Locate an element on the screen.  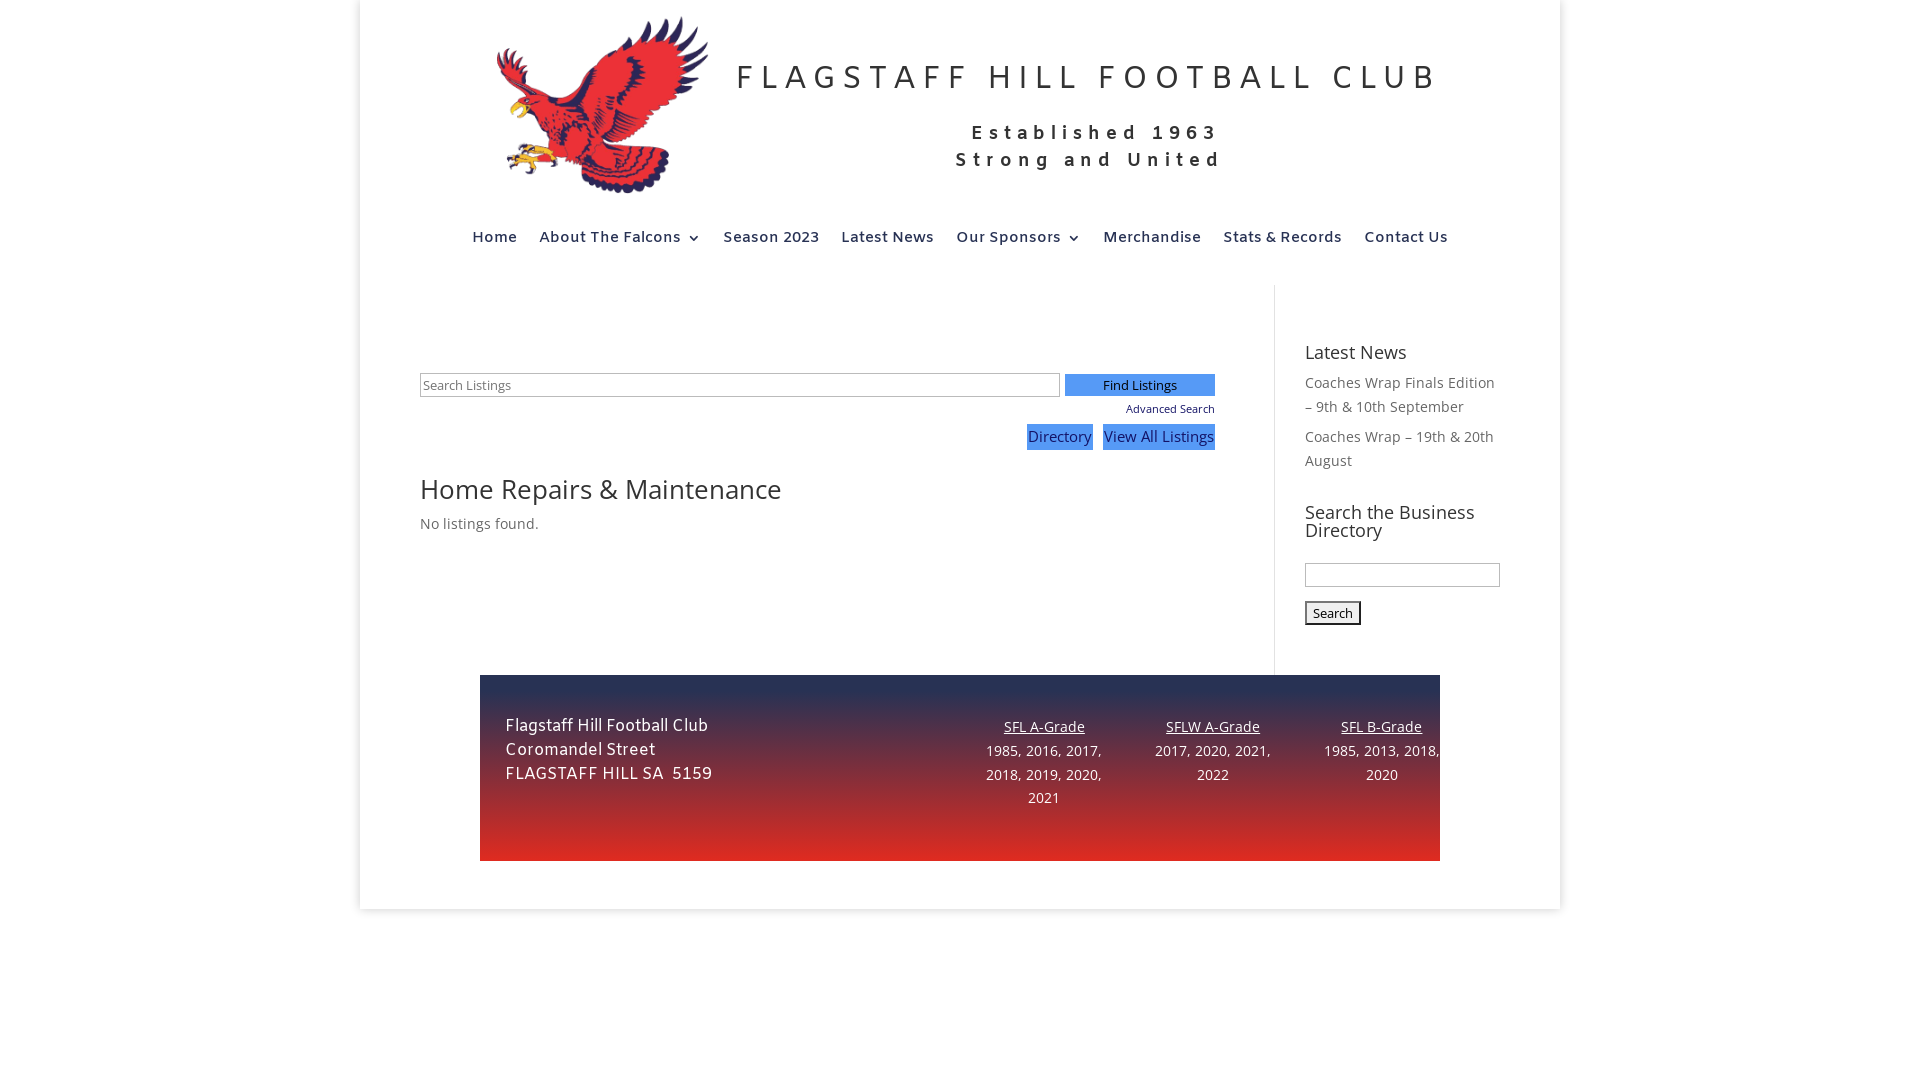
'Latest News' is located at coordinates (886, 241).